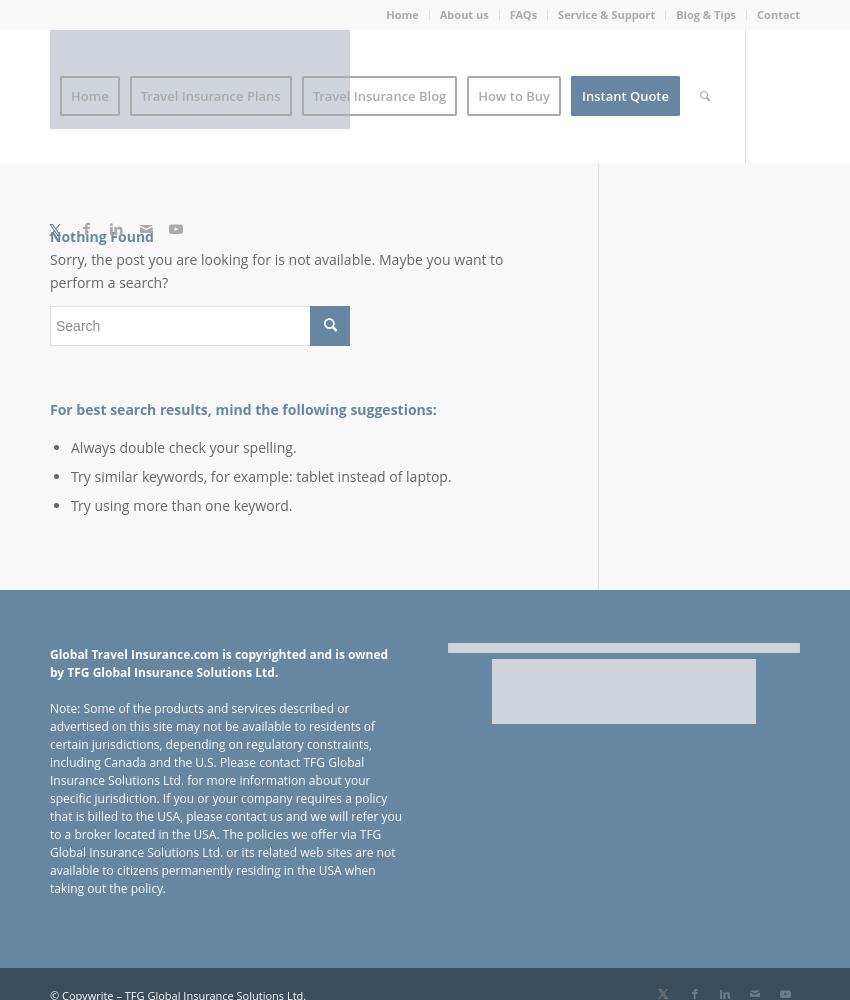 The image size is (850, 1000). I want to click on 'Always double check your spelling.', so click(182, 445).